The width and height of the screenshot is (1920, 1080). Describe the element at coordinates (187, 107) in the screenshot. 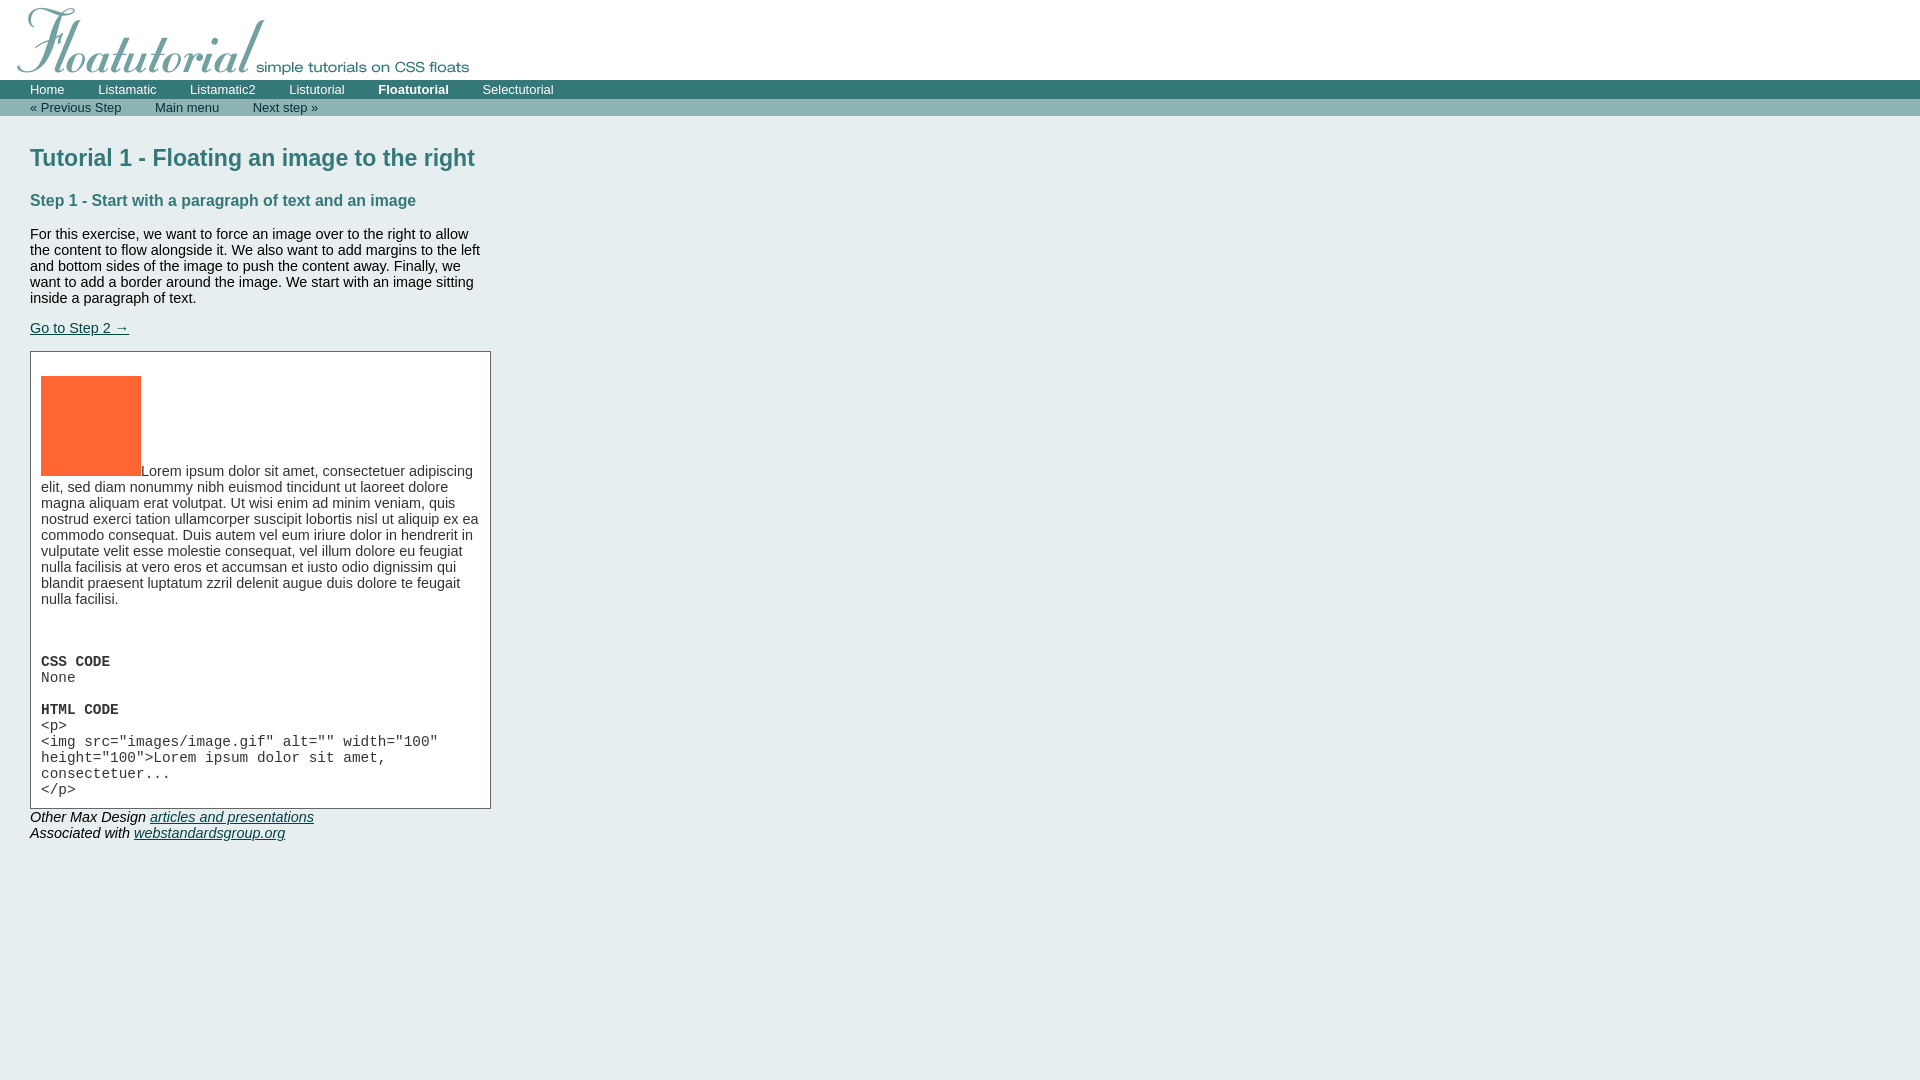

I see `'Main menu'` at that location.